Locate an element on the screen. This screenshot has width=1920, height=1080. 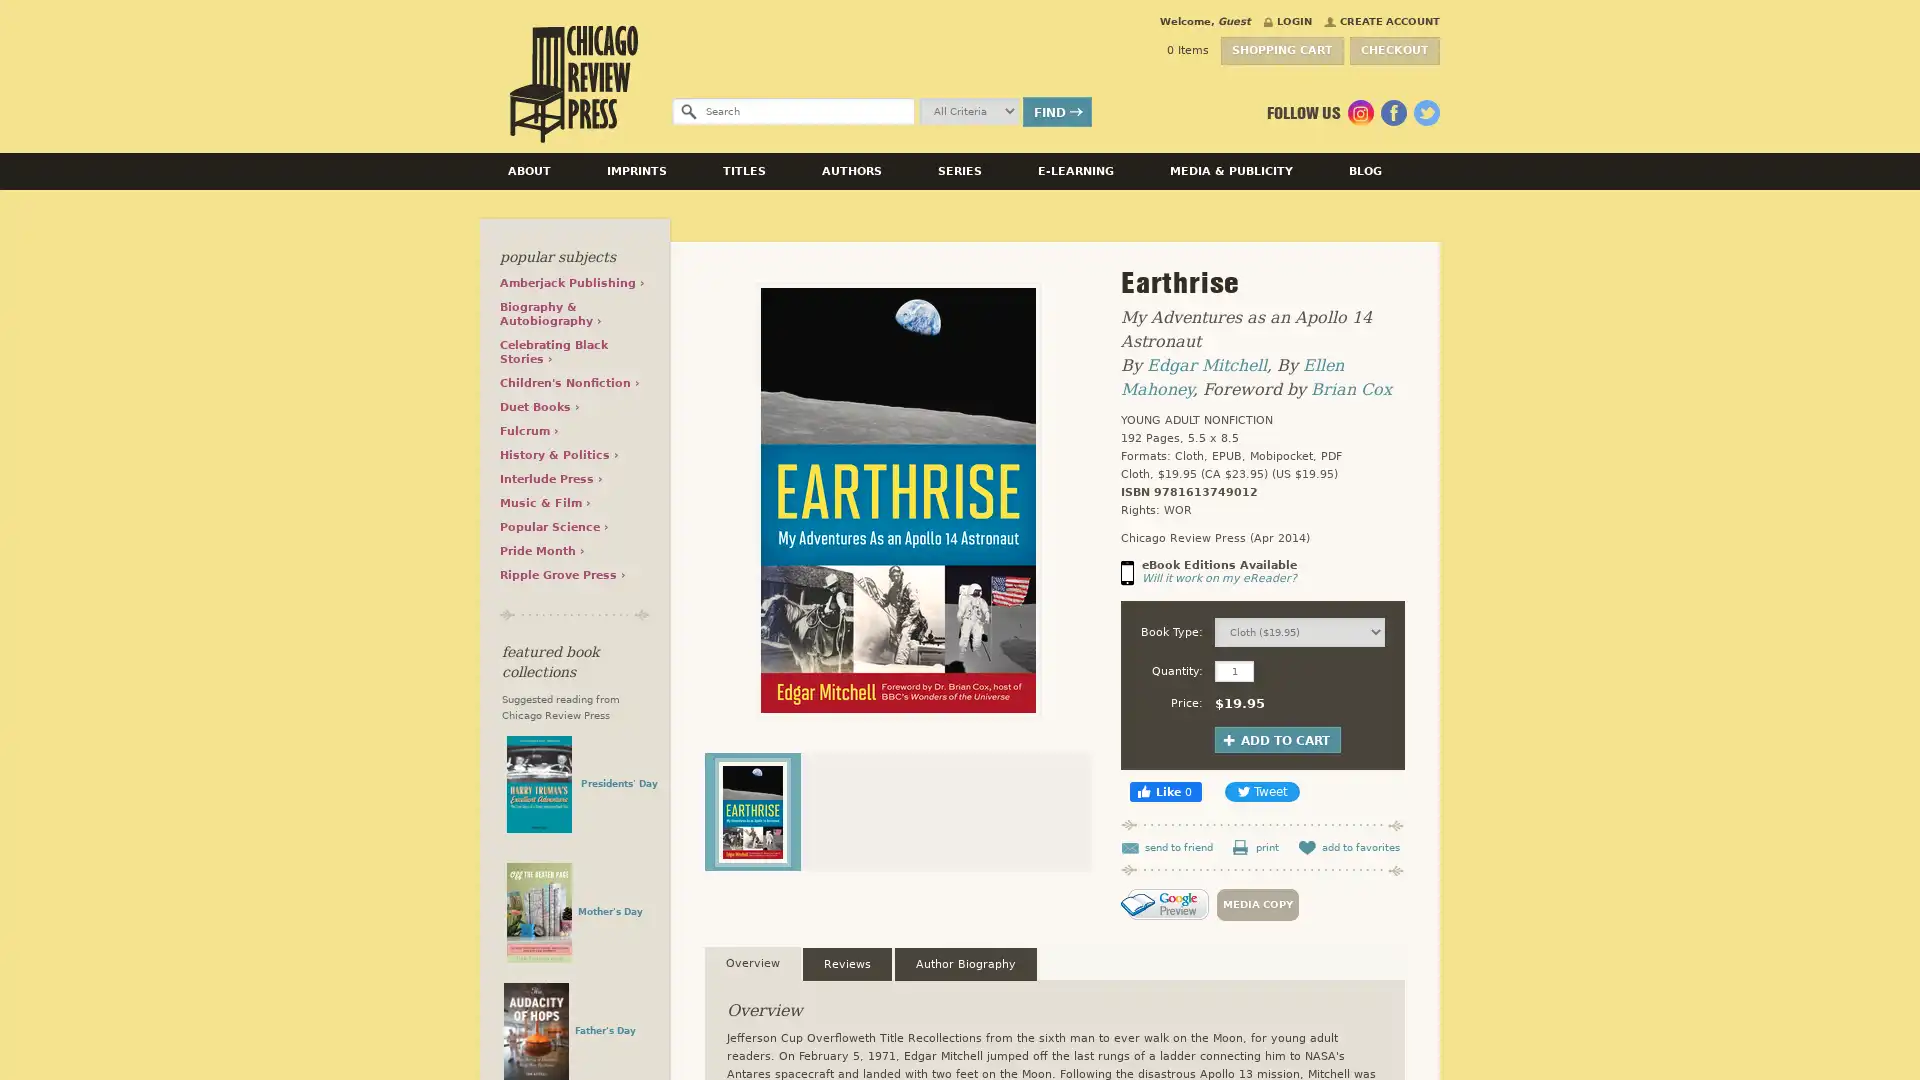
FIND is located at coordinates (1056, 111).